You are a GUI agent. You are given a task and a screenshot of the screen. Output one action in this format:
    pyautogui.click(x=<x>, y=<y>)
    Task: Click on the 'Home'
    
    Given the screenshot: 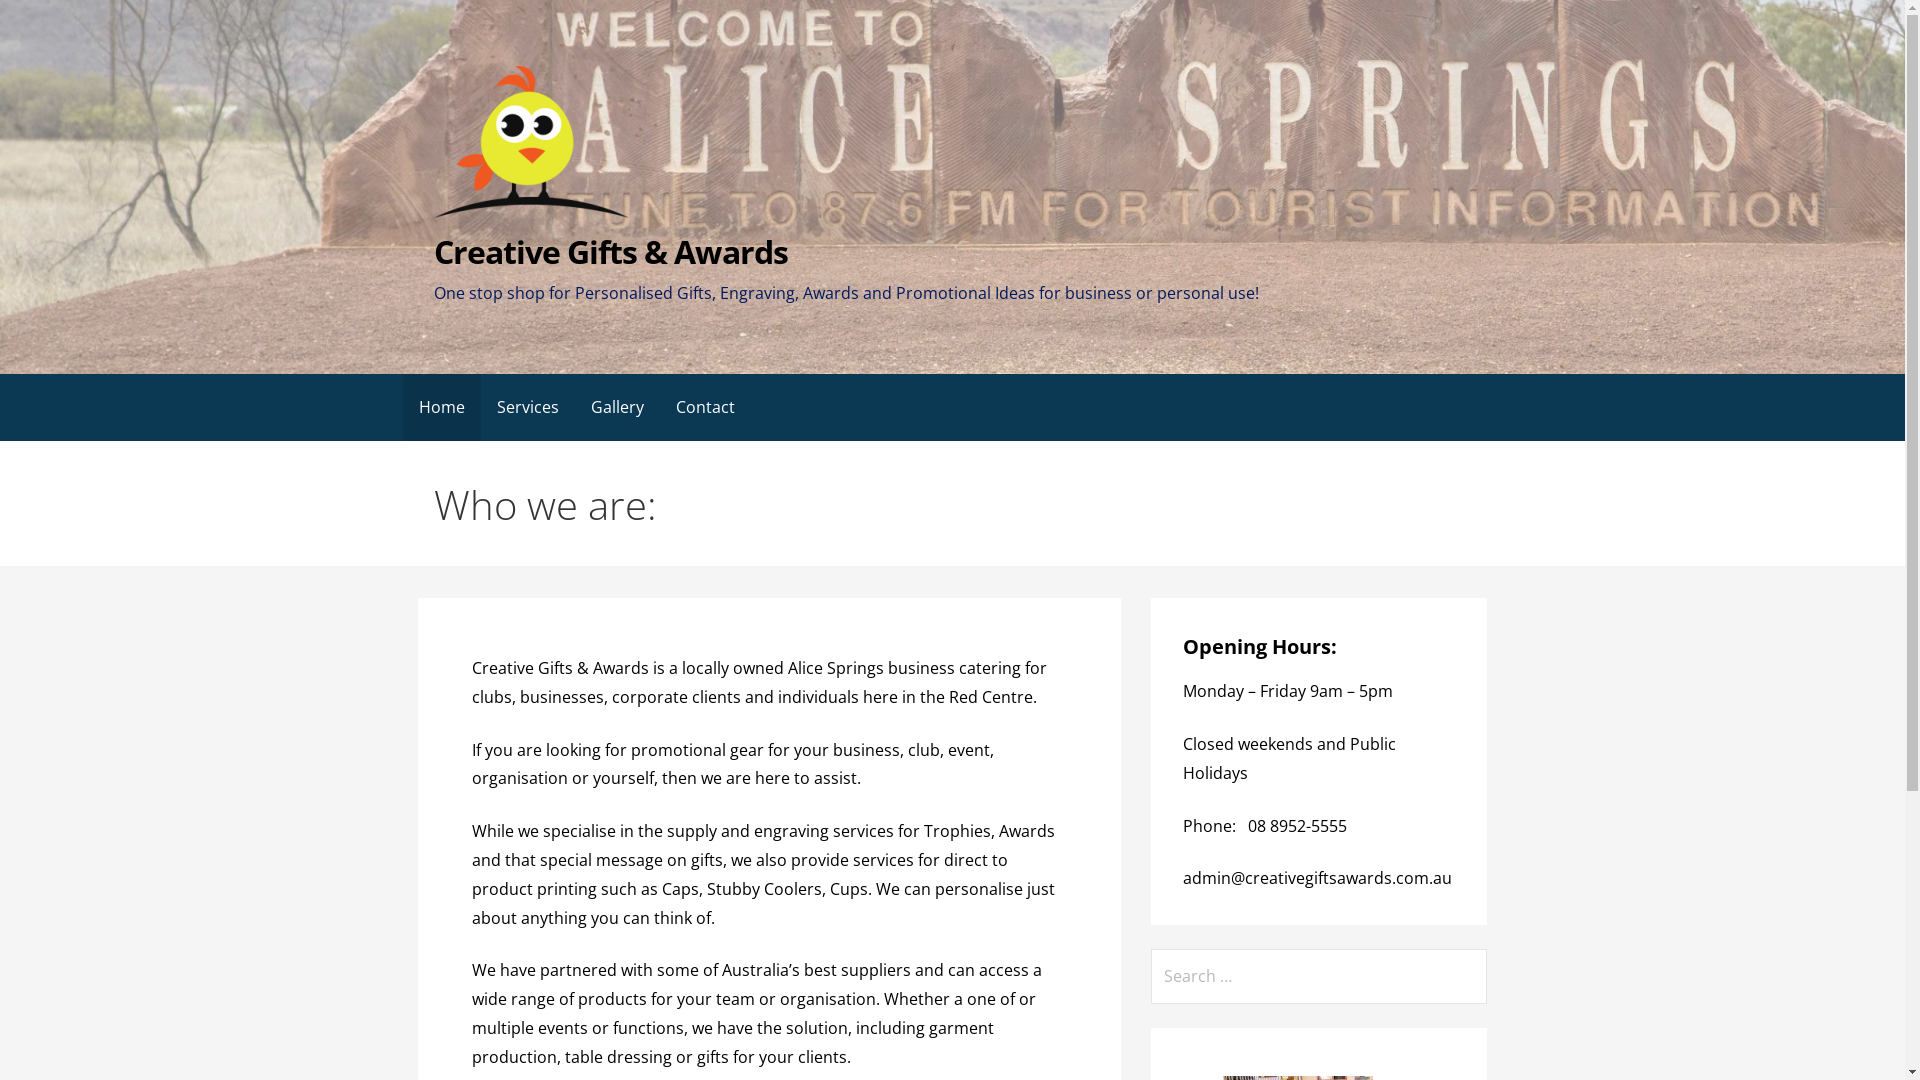 What is the action you would take?
    pyautogui.click(x=401, y=406)
    